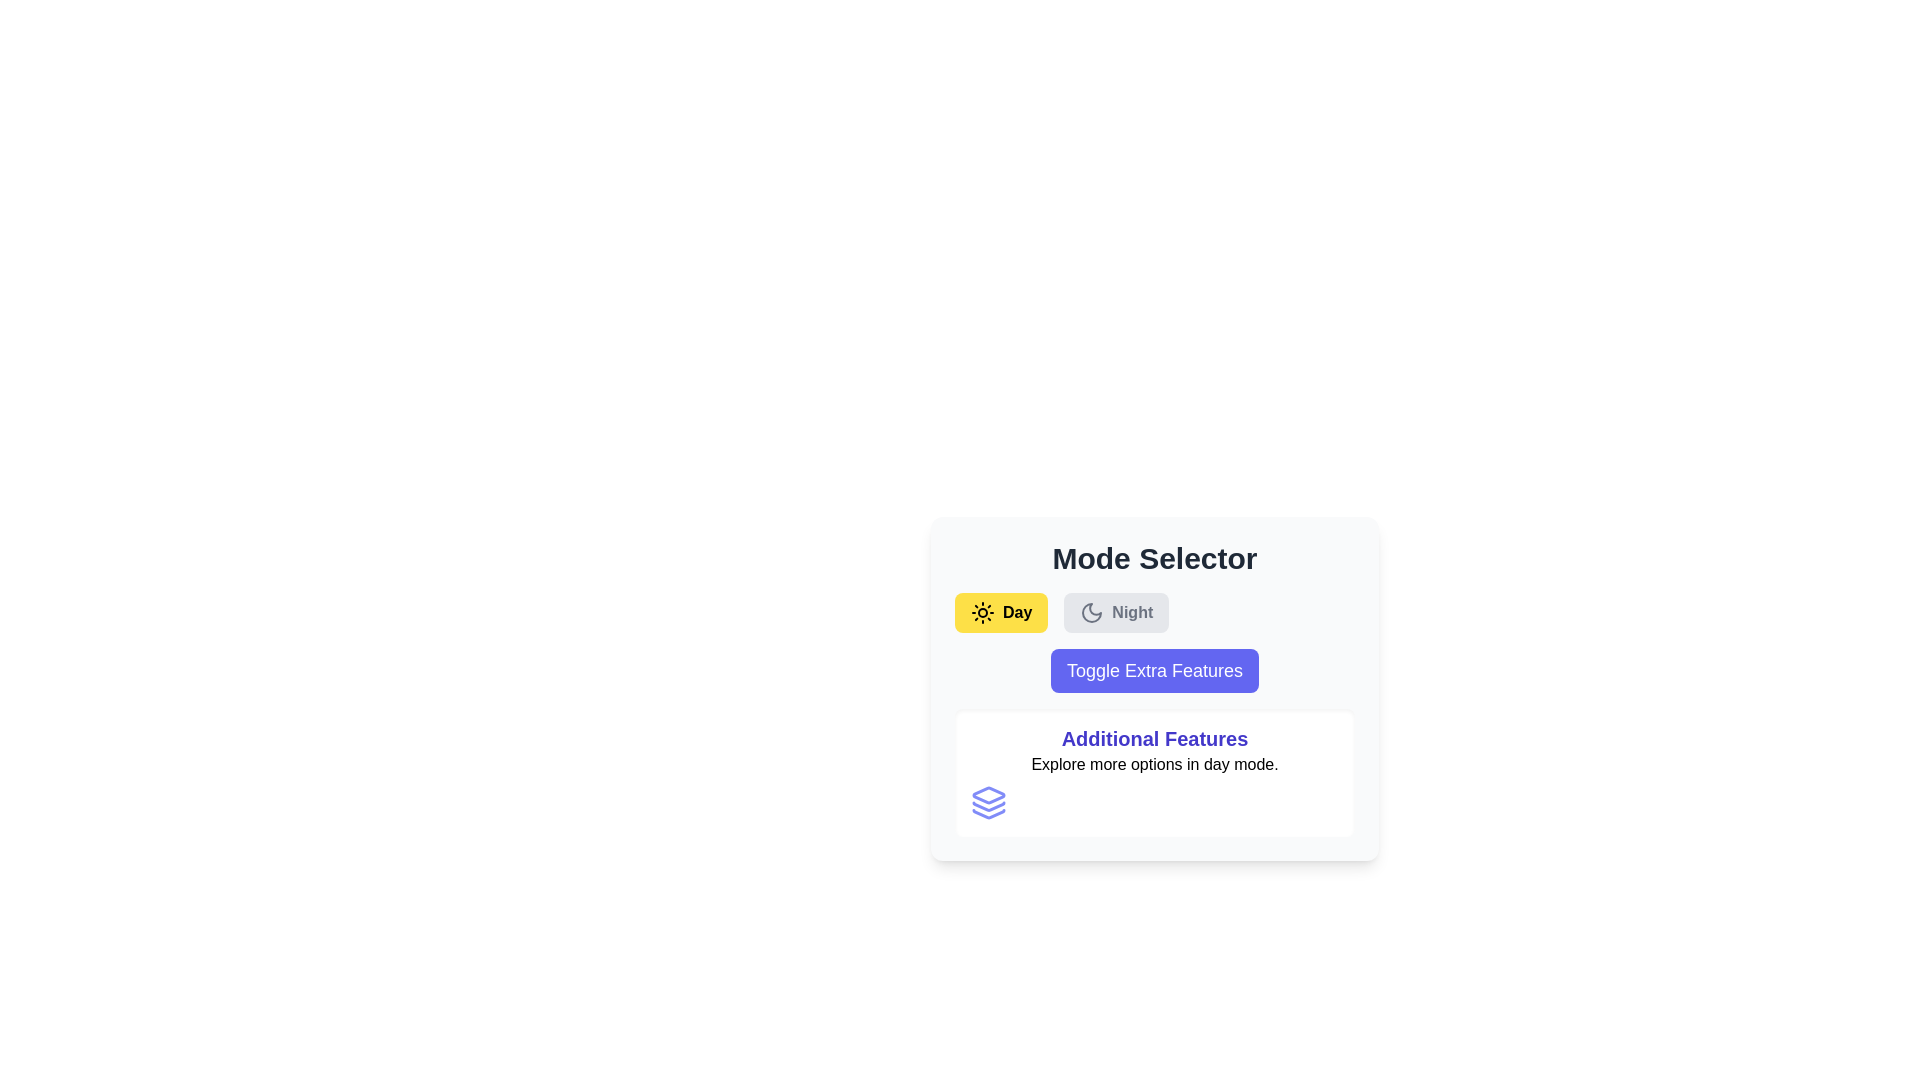 This screenshot has height=1080, width=1920. What do you see at coordinates (1155, 688) in the screenshot?
I see `the toggle button located below the 'Day' and 'Night' toggle buttons and above the 'Additional Features' text box` at bounding box center [1155, 688].